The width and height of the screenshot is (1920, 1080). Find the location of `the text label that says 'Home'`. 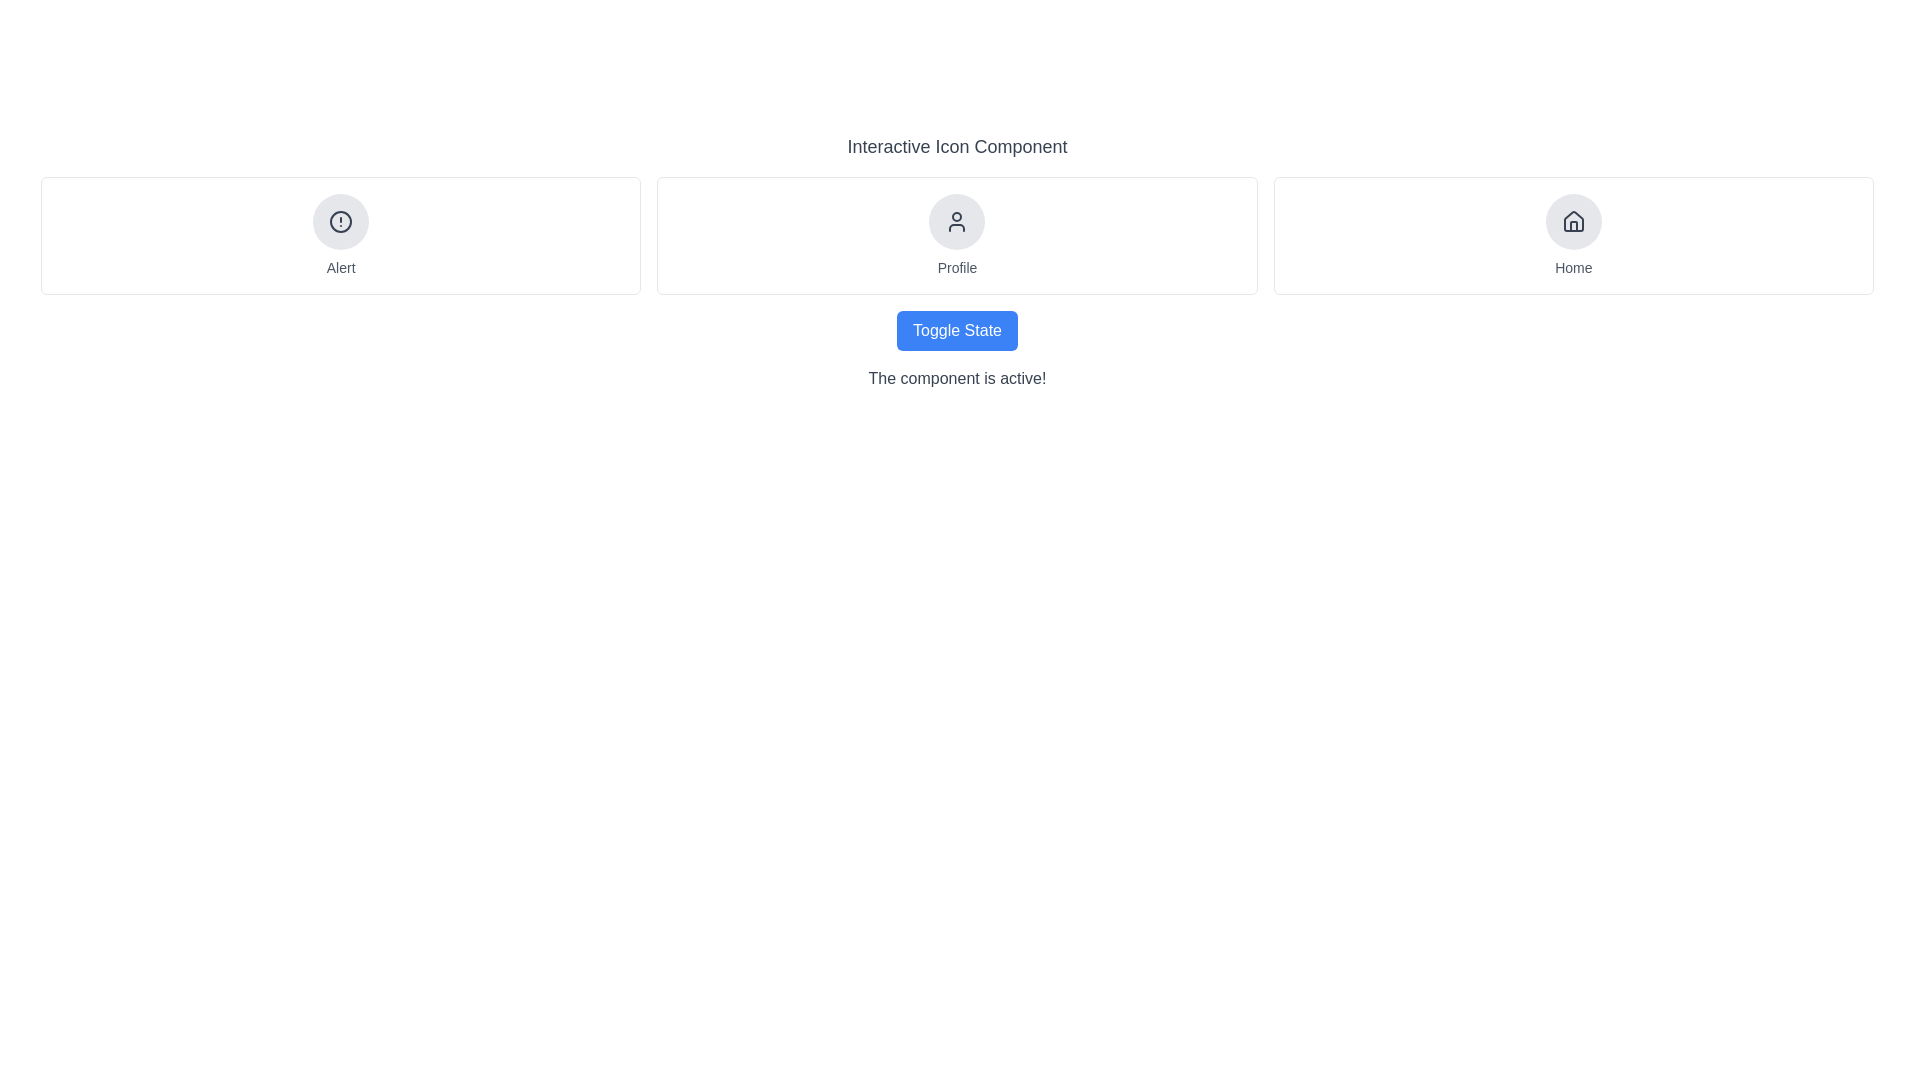

the text label that says 'Home' is located at coordinates (1572, 266).